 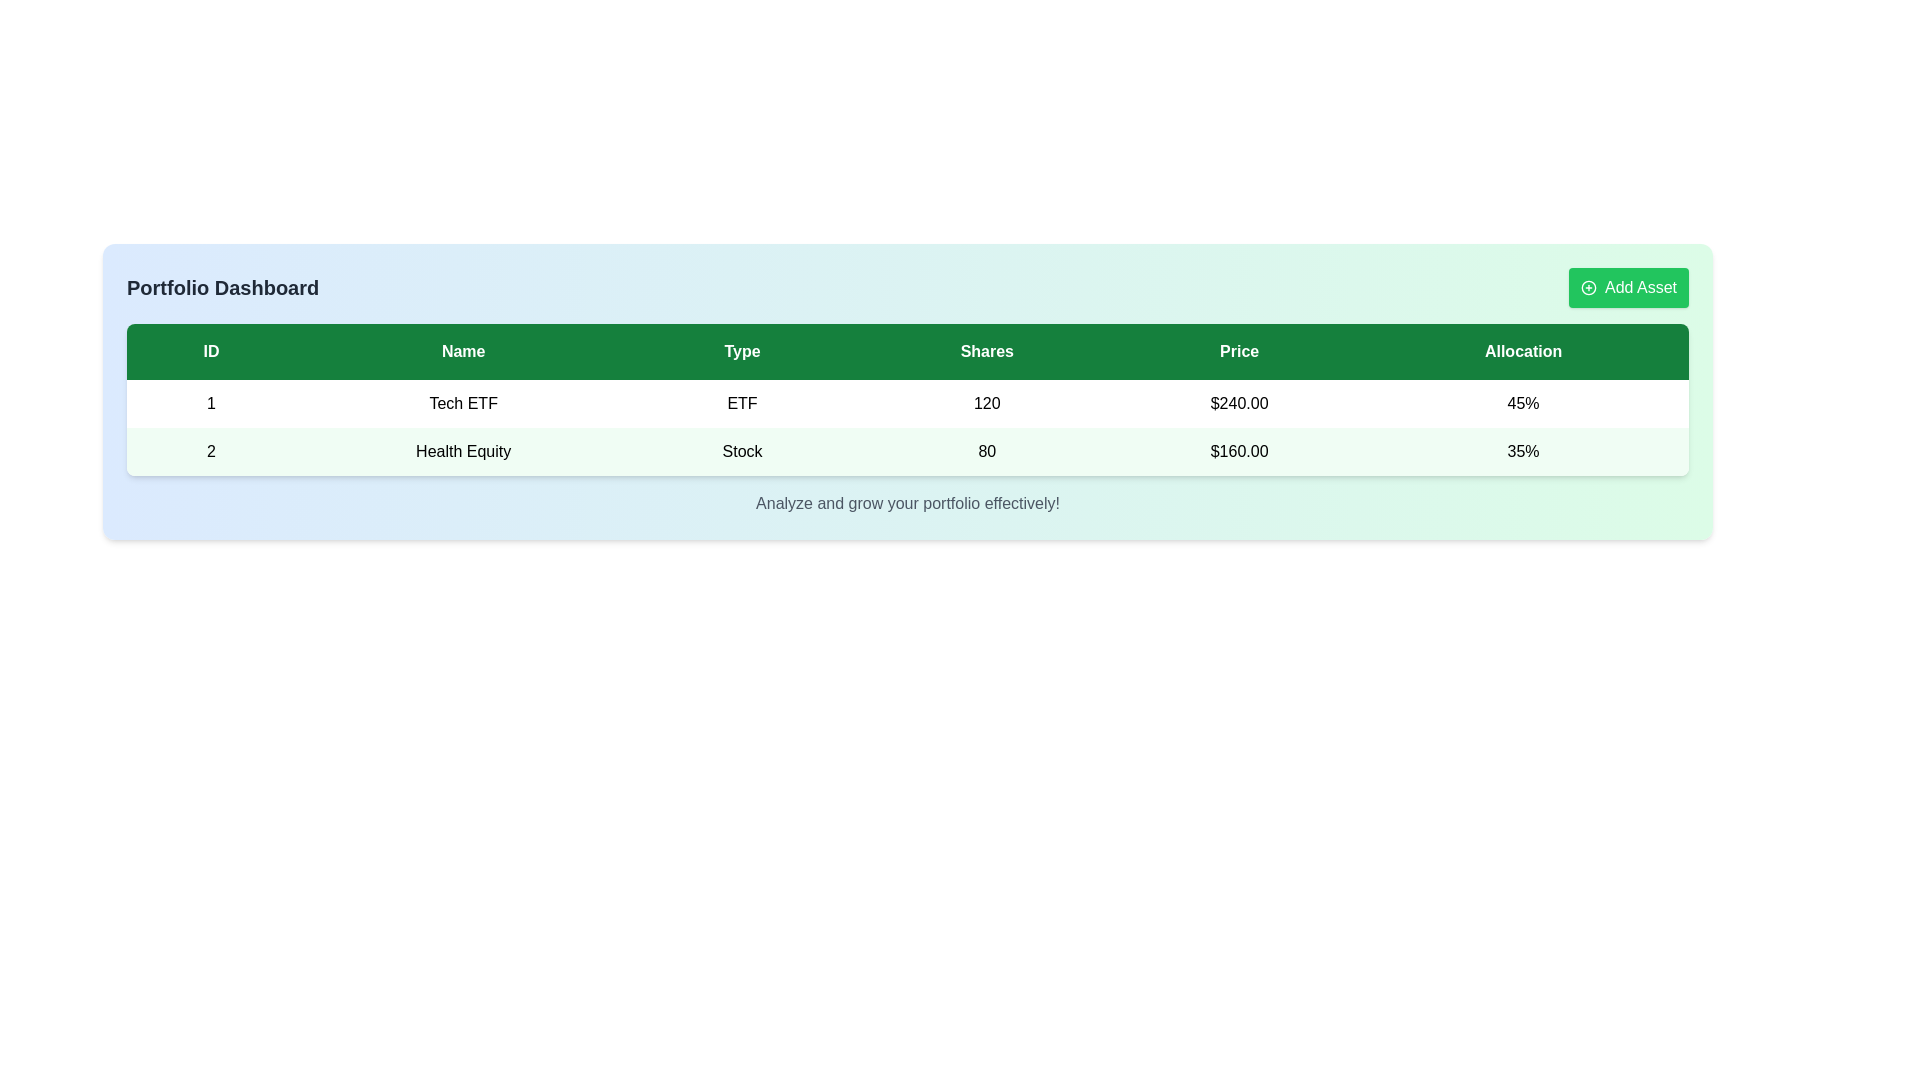 I want to click on the second row of the table in the 'Portfolio Dashboard' section, so click(x=906, y=451).